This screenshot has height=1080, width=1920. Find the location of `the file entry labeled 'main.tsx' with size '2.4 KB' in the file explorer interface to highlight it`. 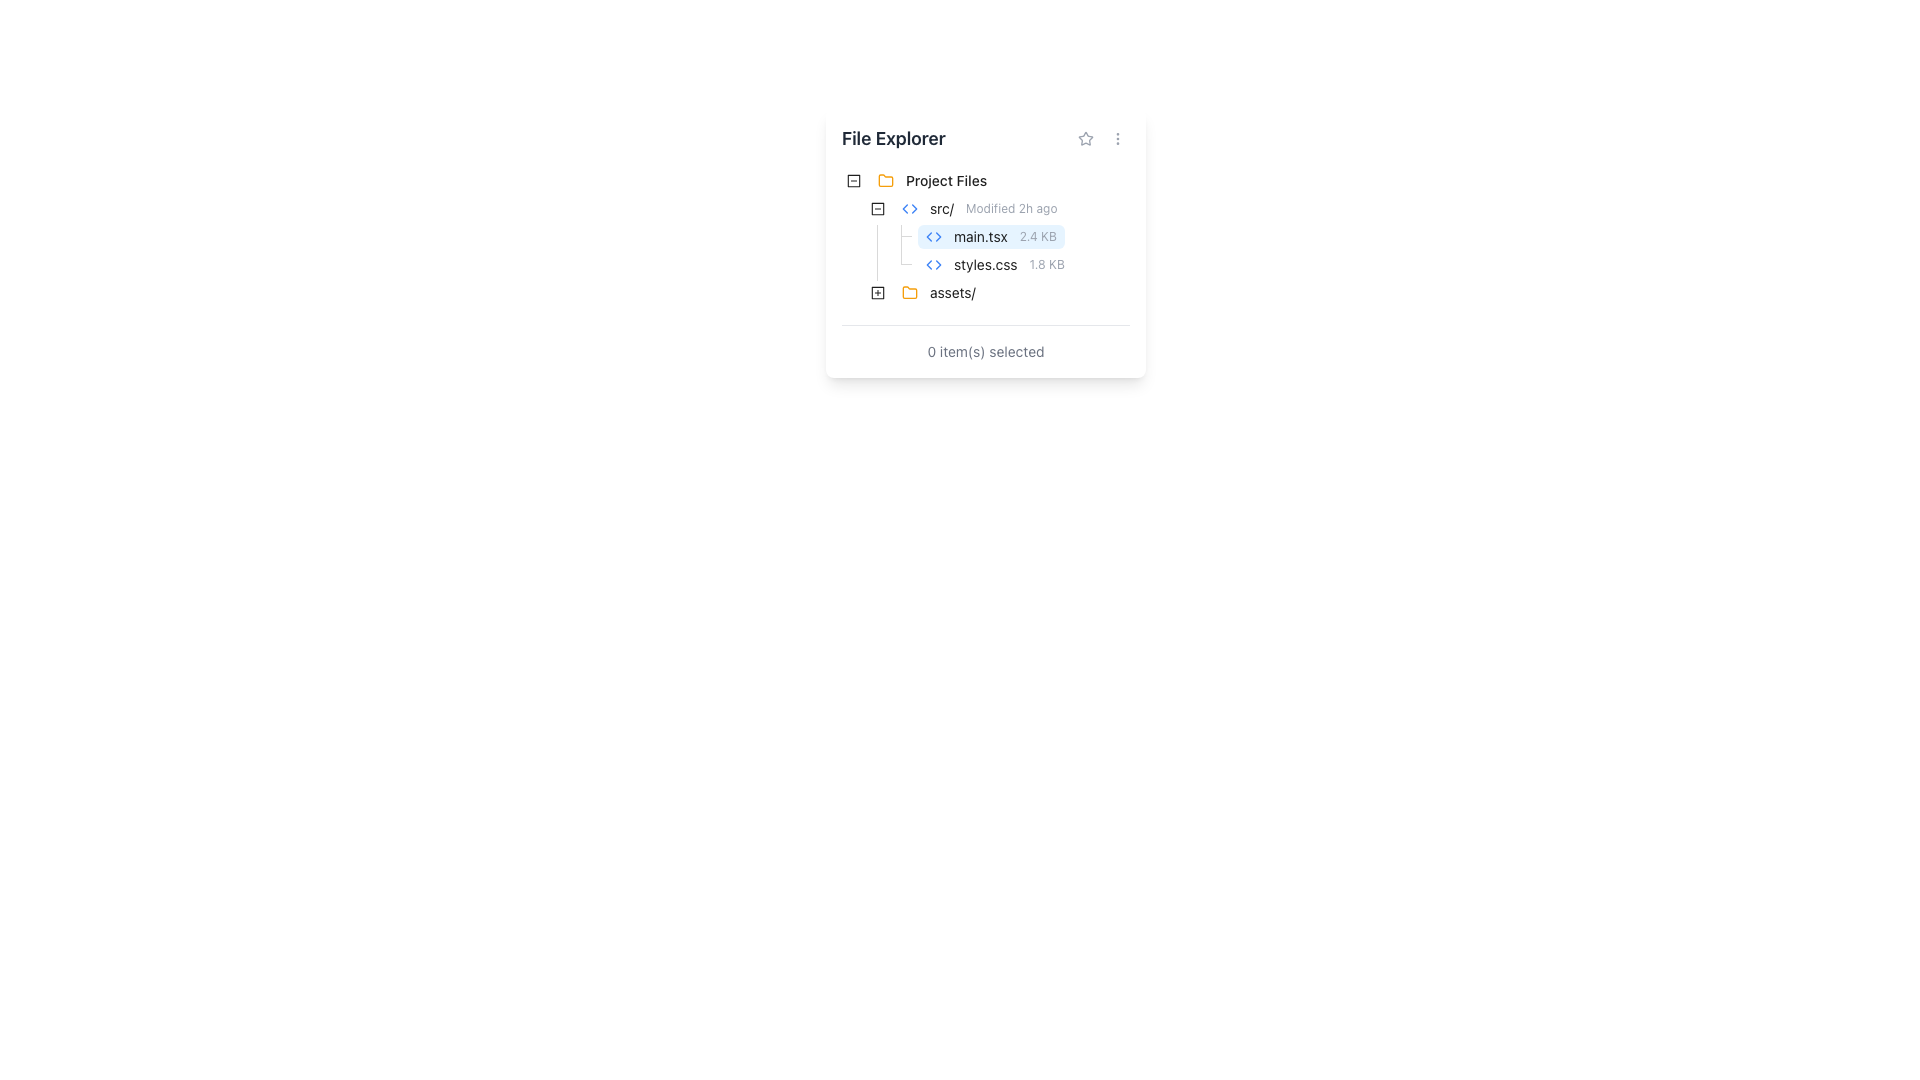

the file entry labeled 'main.tsx' with size '2.4 KB' in the file explorer interface to highlight it is located at coordinates (991, 235).